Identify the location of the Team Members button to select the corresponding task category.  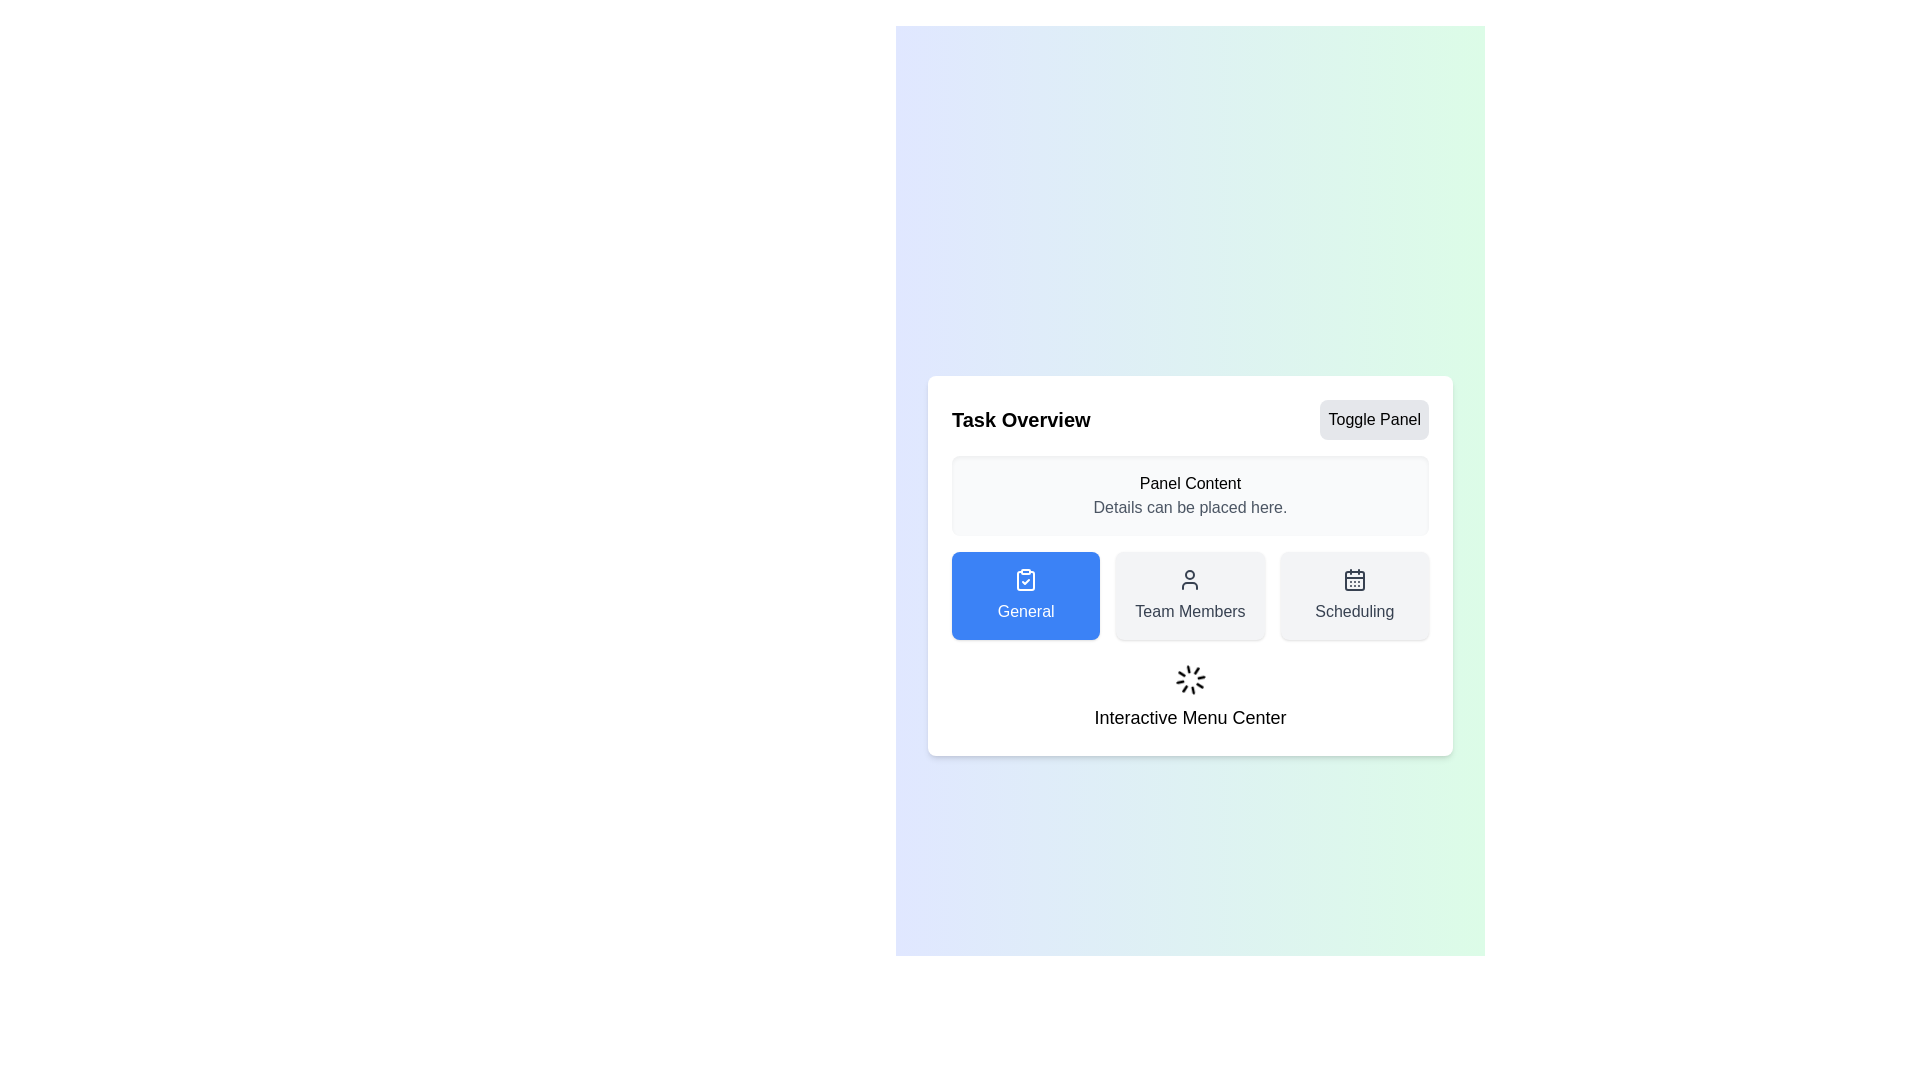
(1190, 595).